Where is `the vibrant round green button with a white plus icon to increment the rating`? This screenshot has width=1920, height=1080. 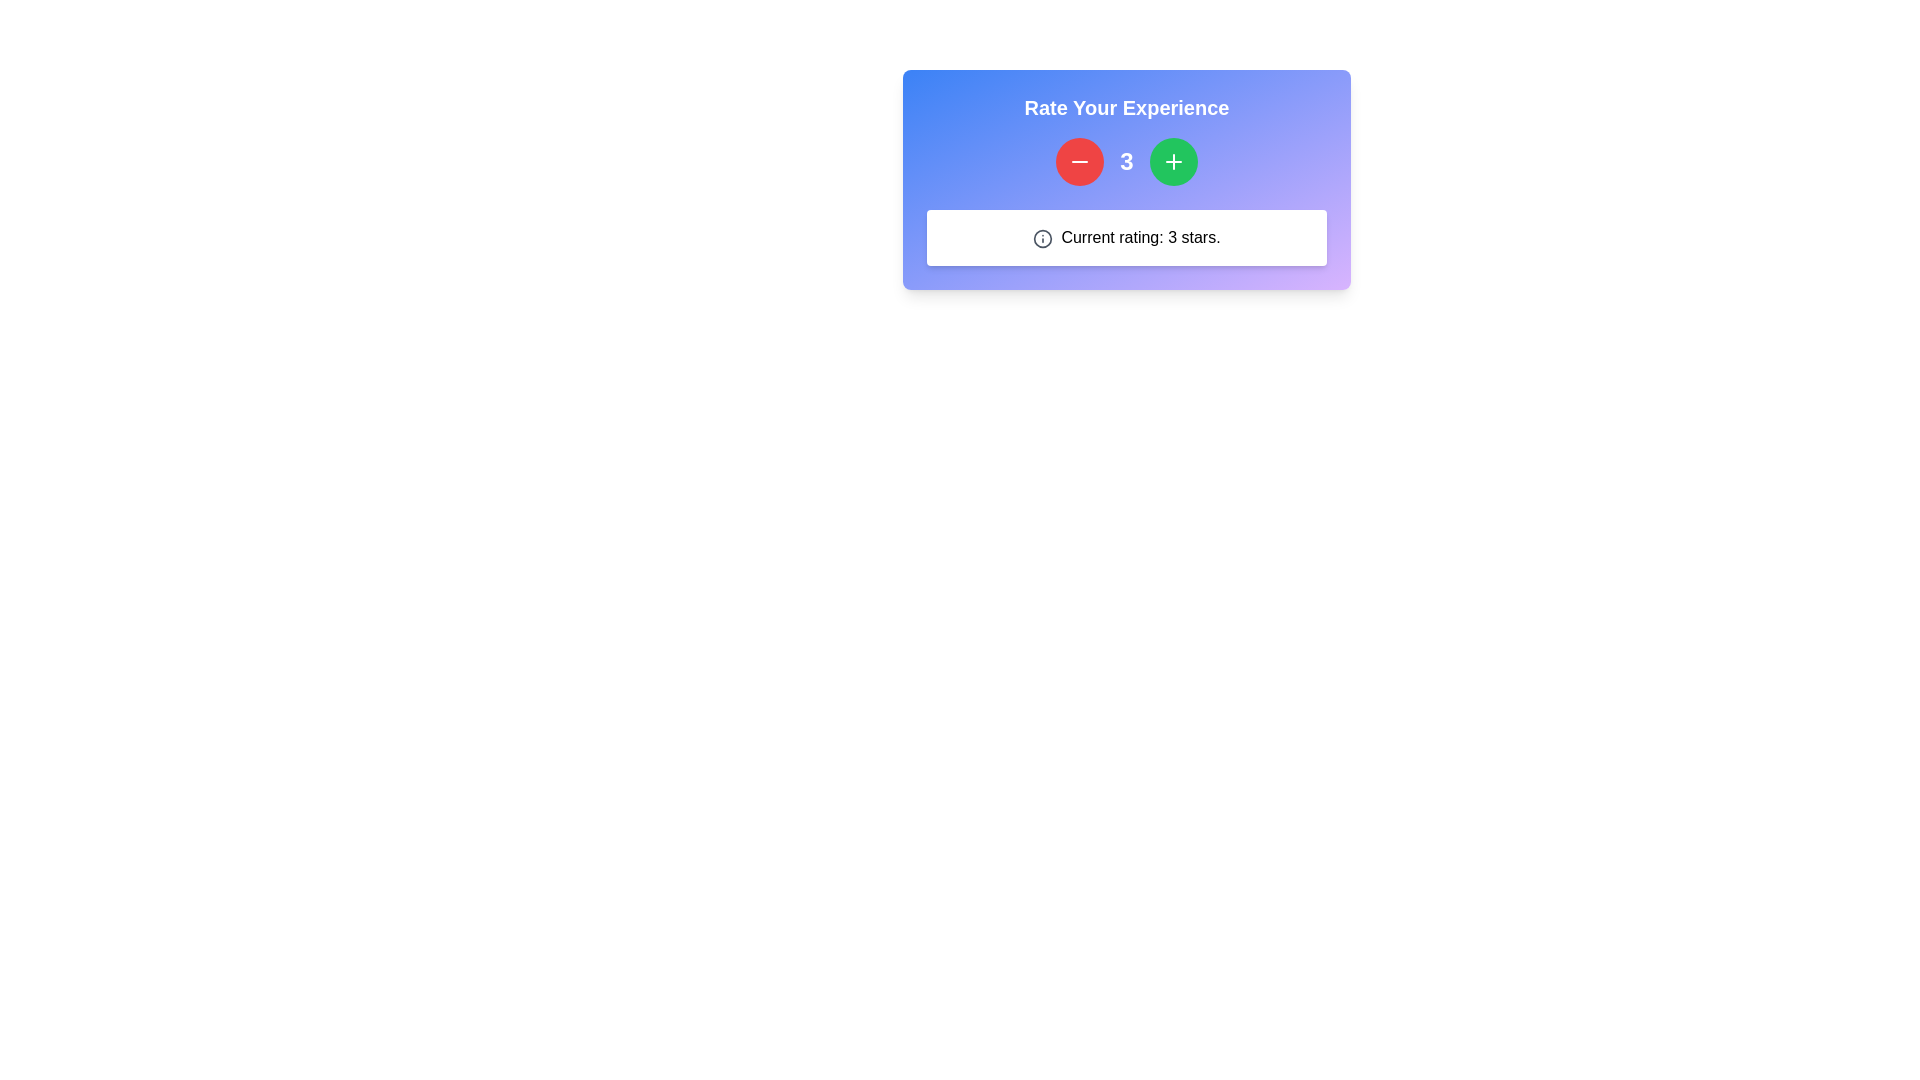
the vibrant round green button with a white plus icon to increment the rating is located at coordinates (1173, 161).